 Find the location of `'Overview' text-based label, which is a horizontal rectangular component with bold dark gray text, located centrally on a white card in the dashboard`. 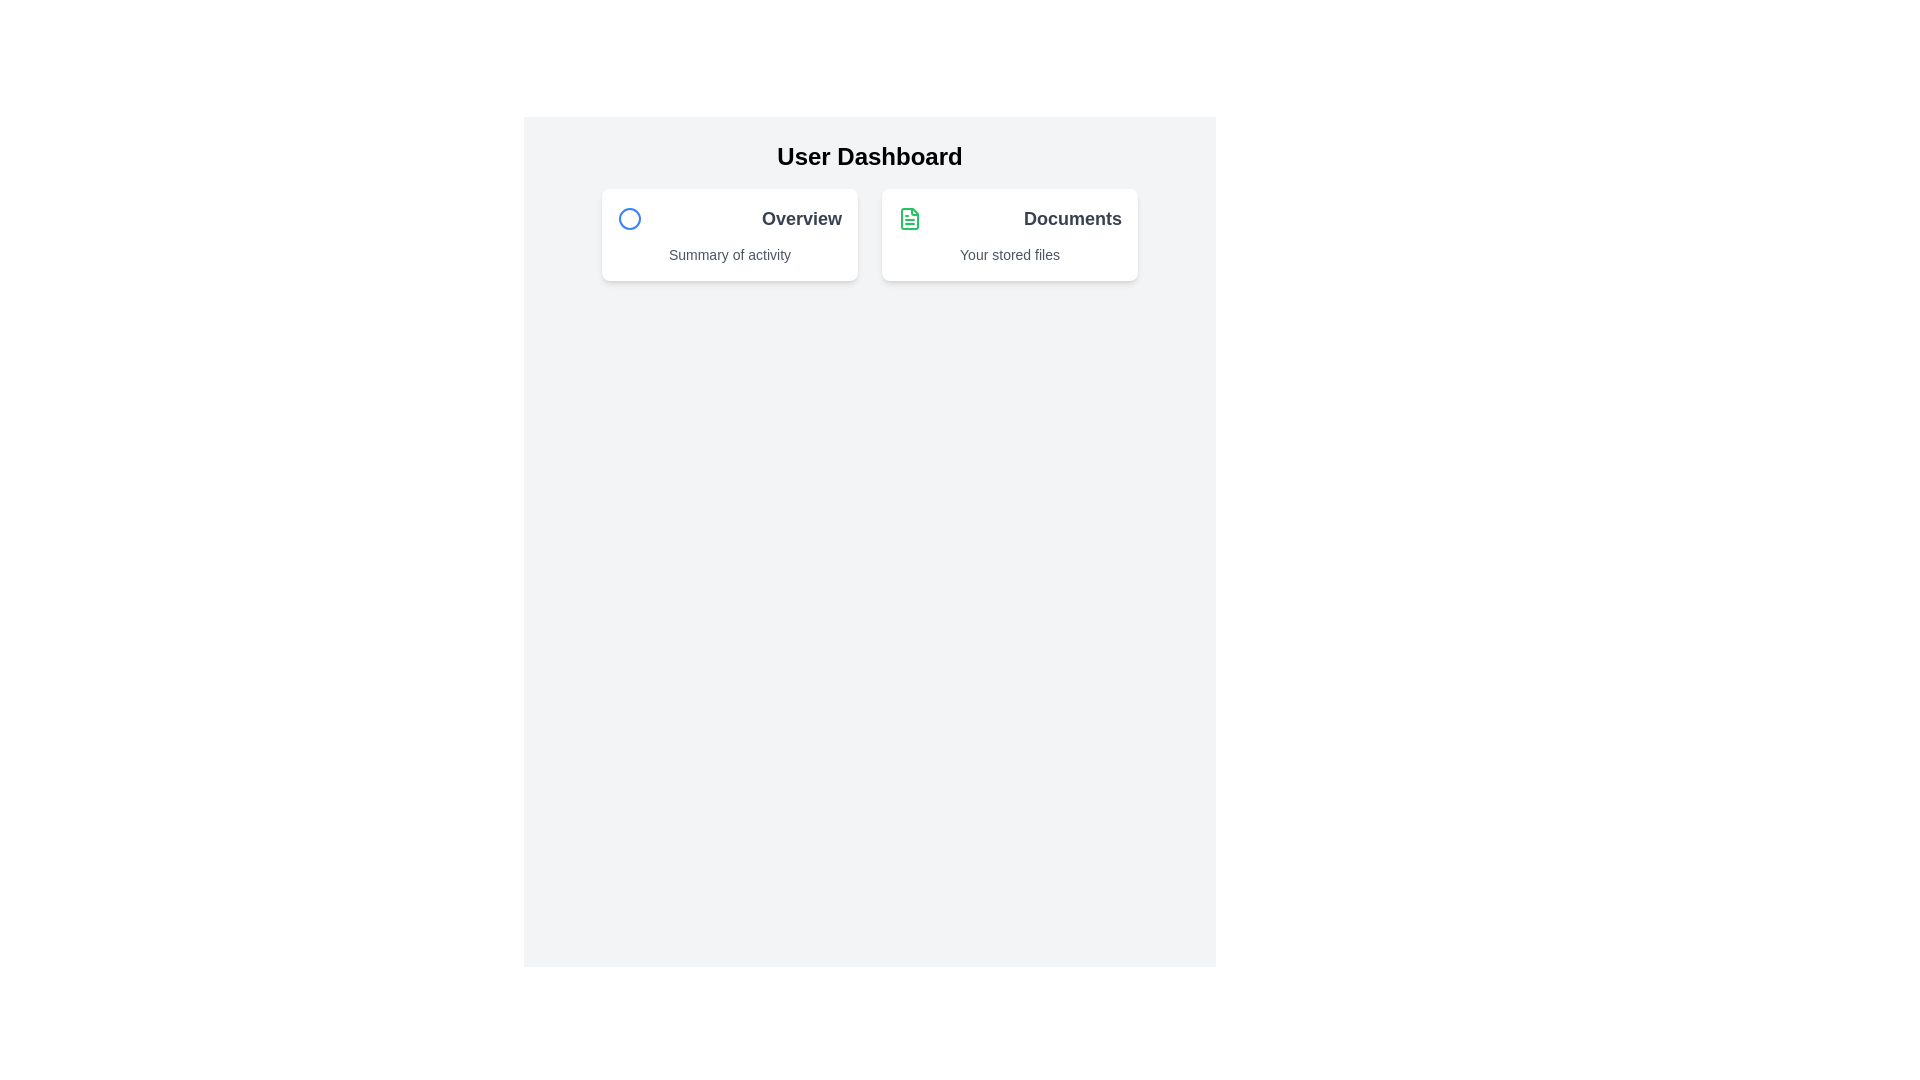

'Overview' text-based label, which is a horizontal rectangular component with bold dark gray text, located centrally on a white card in the dashboard is located at coordinates (728, 219).